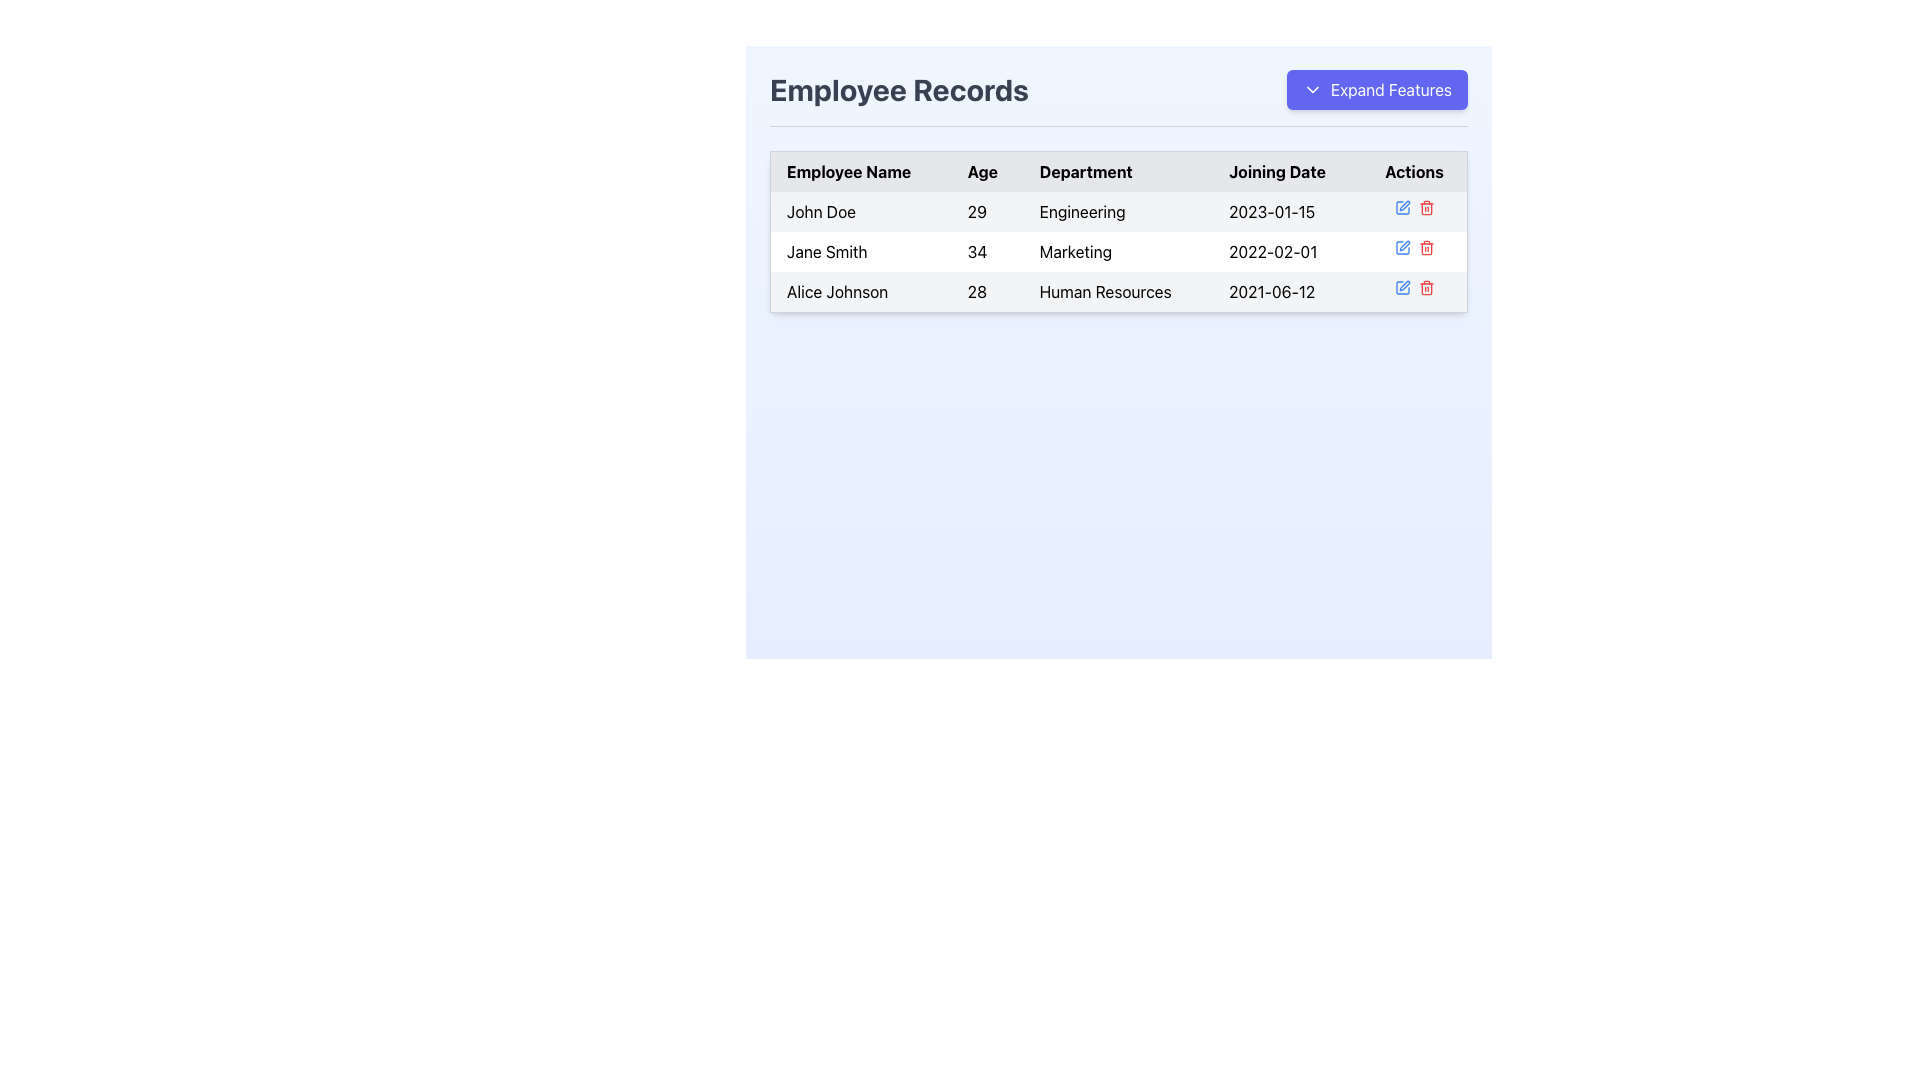 Image resolution: width=1920 pixels, height=1080 pixels. Describe the element at coordinates (1425, 289) in the screenshot. I see `the delete icon located in the 'Actions' column of the third row in the visible table, which is the second icon in the 'Actions' cell following the edit icon` at that location.